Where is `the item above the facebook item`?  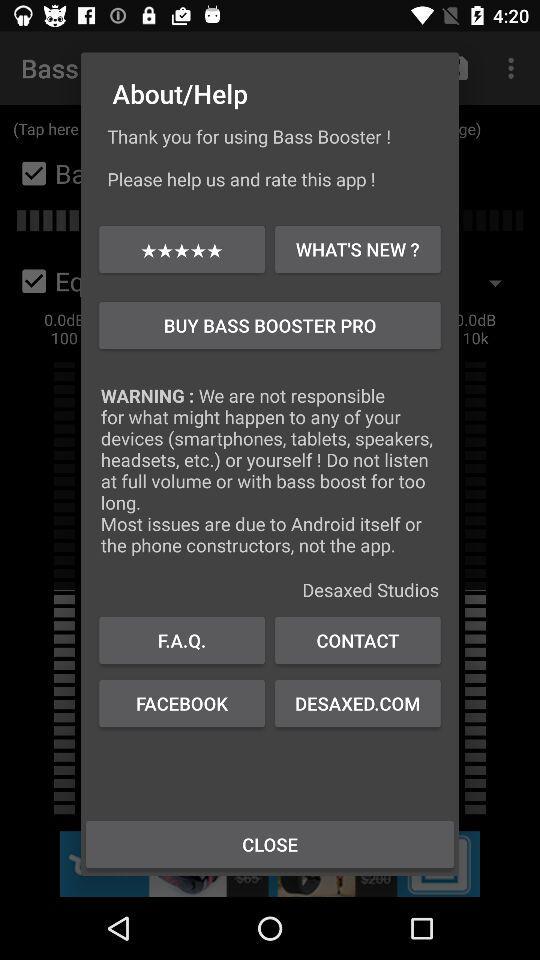 the item above the facebook item is located at coordinates (356, 639).